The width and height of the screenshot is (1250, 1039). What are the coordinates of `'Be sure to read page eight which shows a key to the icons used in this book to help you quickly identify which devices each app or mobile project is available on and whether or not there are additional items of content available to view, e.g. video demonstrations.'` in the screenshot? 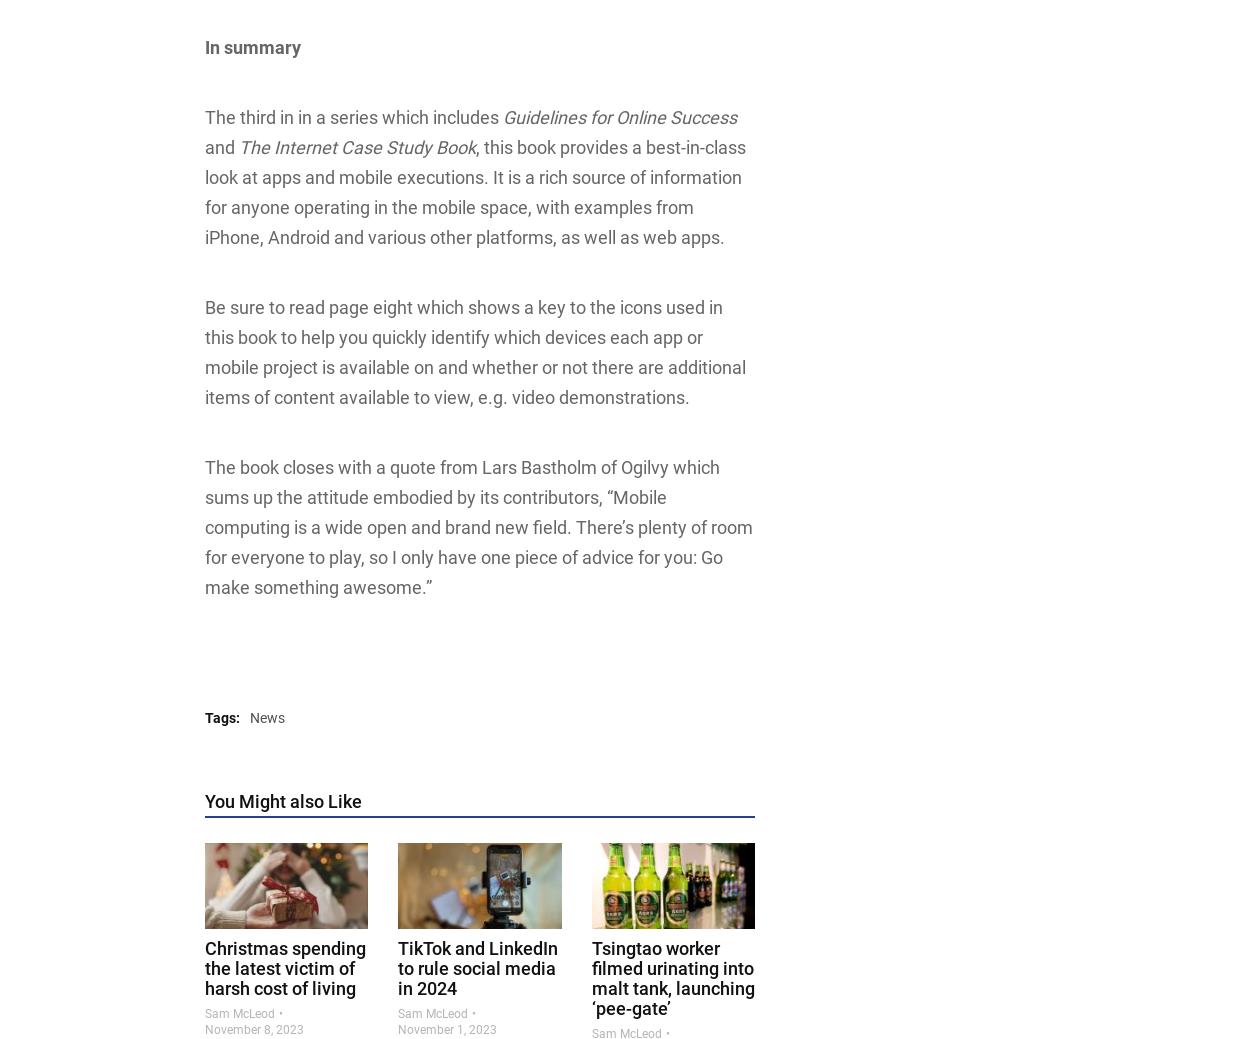 It's located at (474, 351).